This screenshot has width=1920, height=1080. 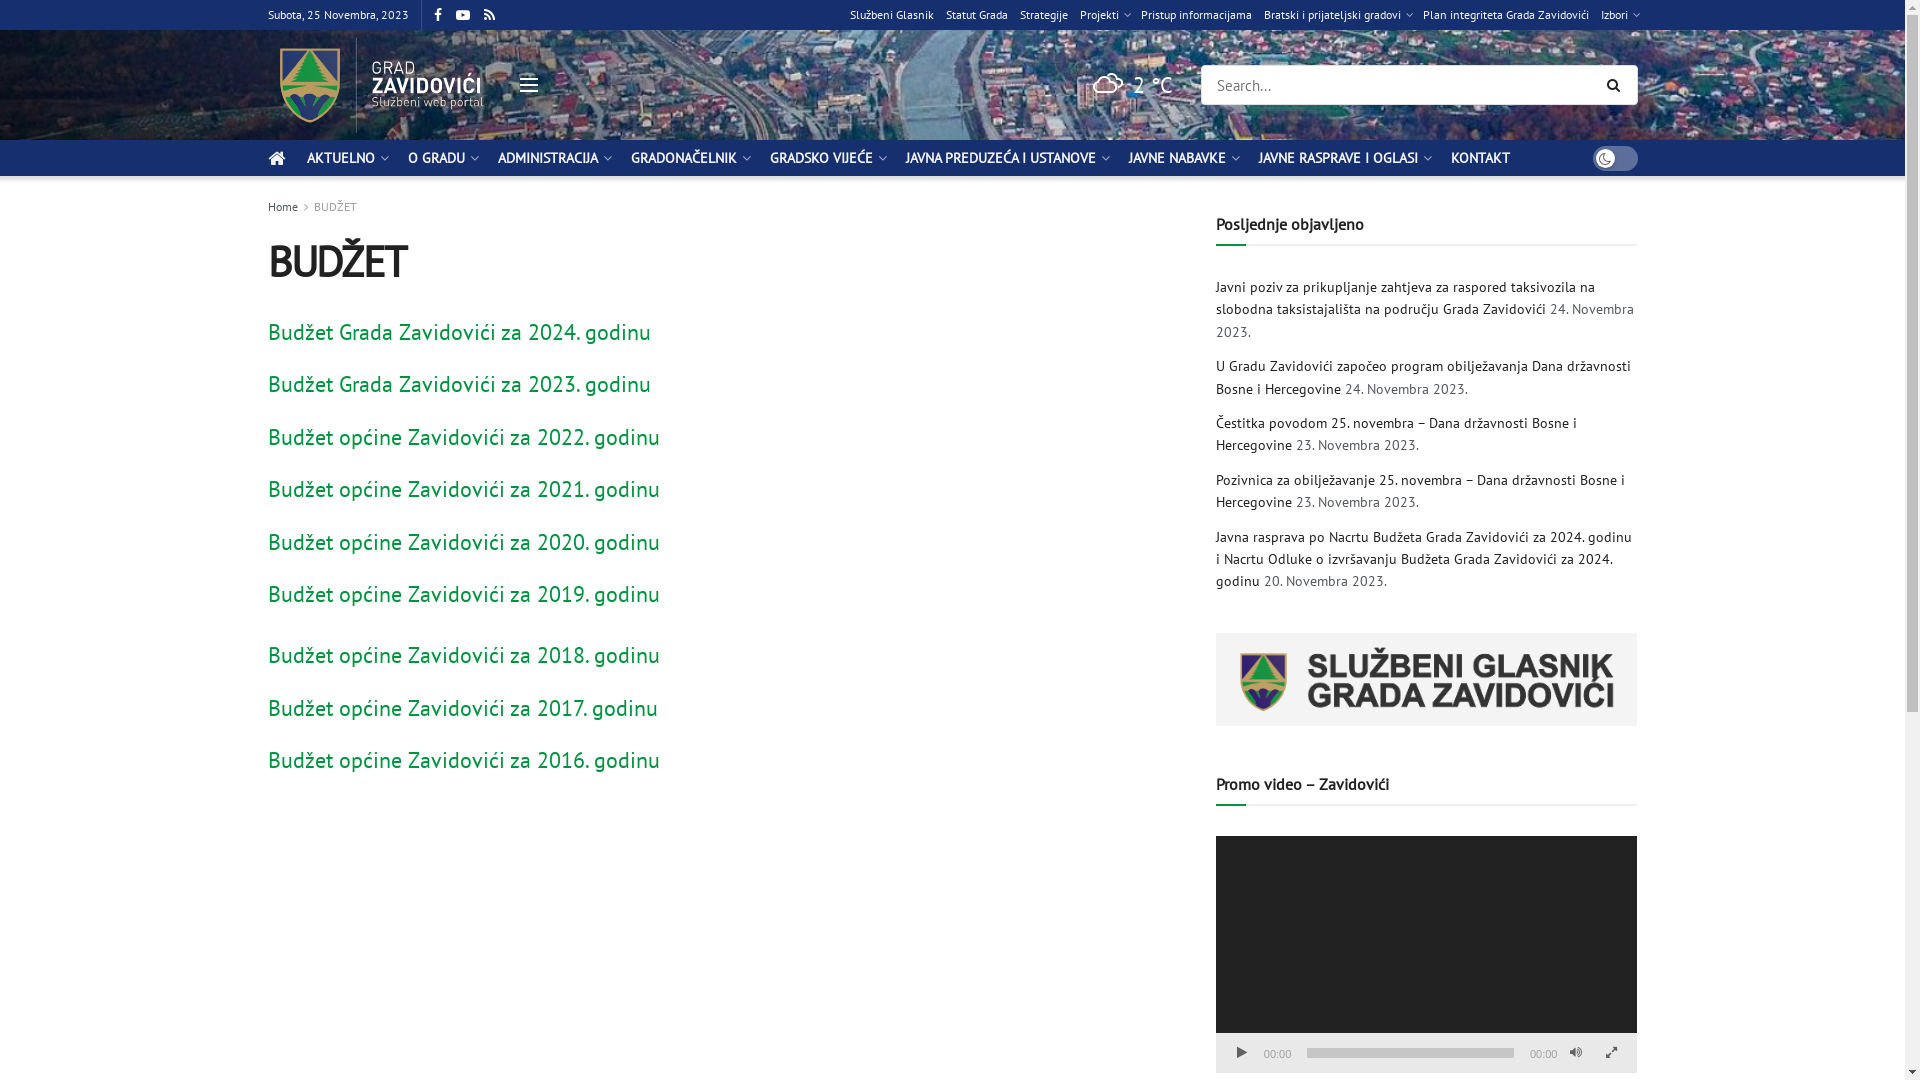 What do you see at coordinates (1181, 157) in the screenshot?
I see `'JAVNE NABAVKE'` at bounding box center [1181, 157].